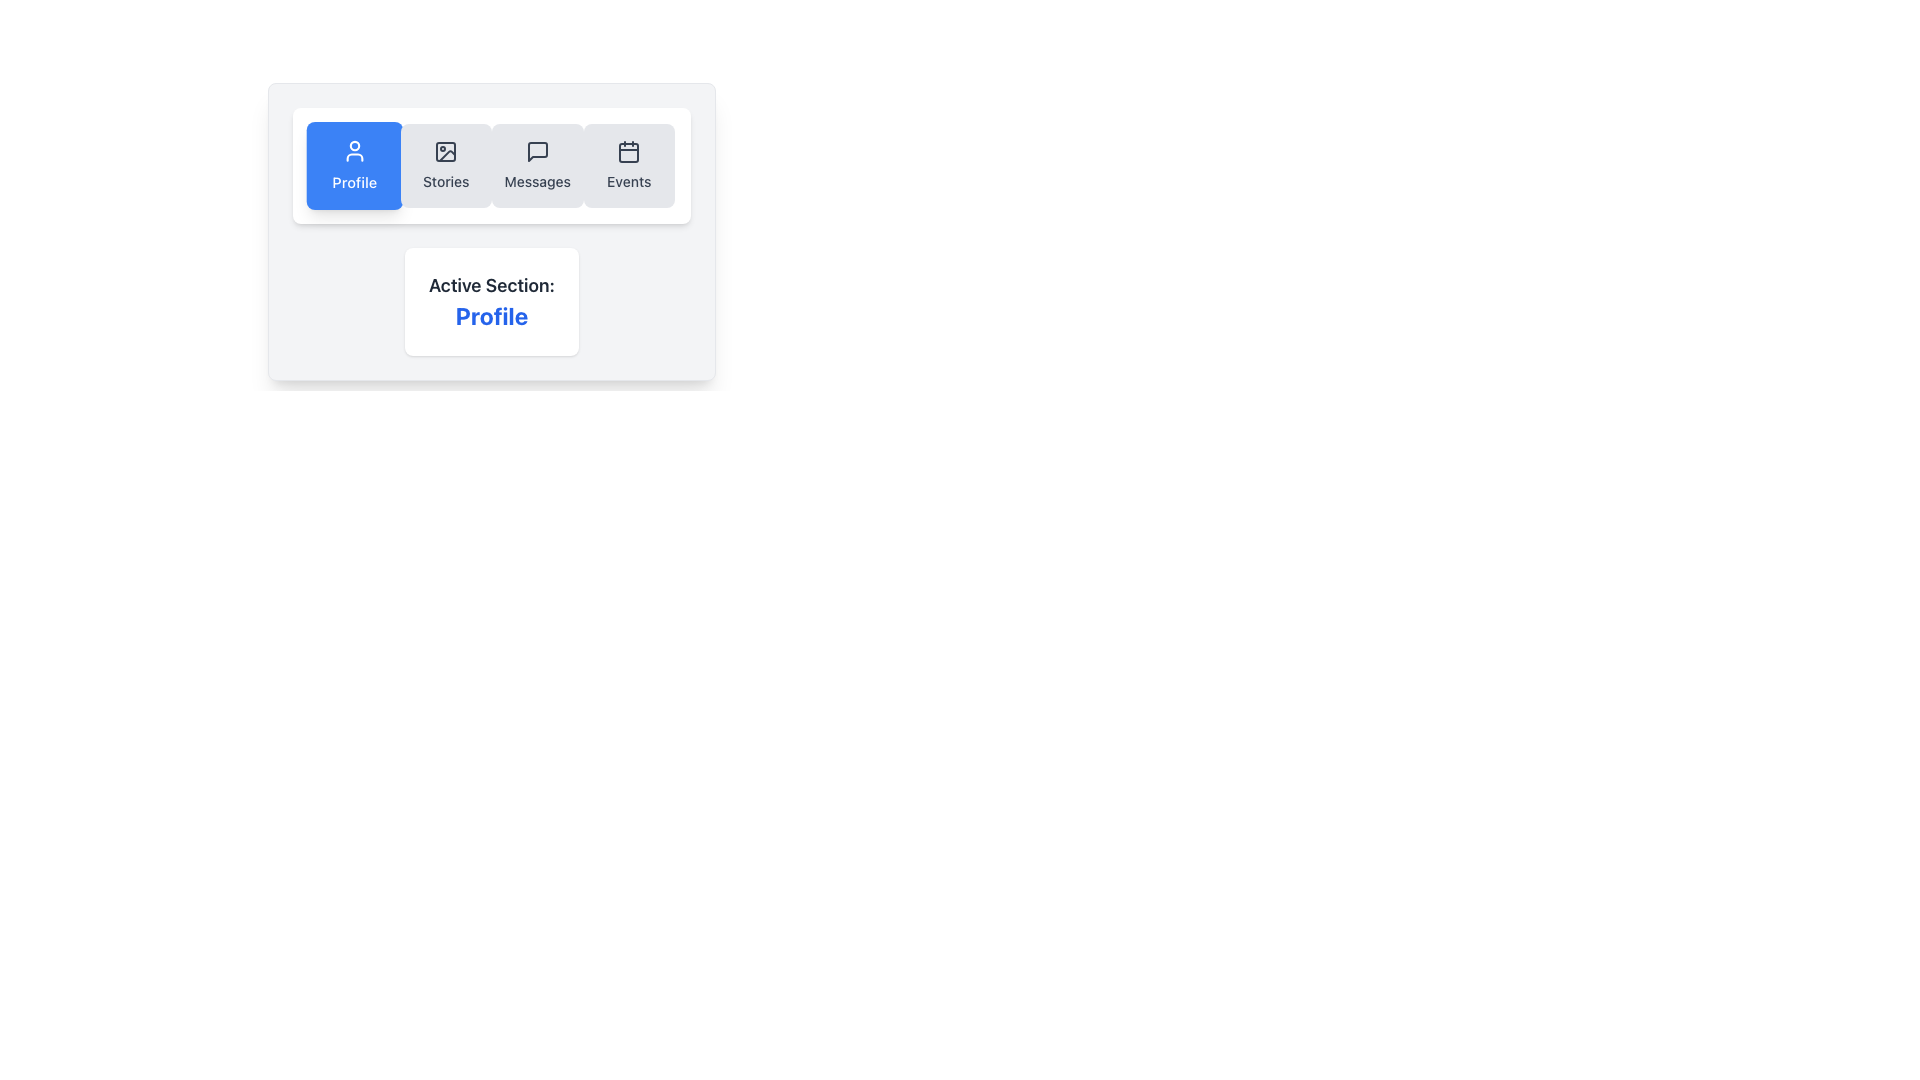 Image resolution: width=1920 pixels, height=1080 pixels. I want to click on the 'Events' button located on the far right of the navigation panel, so click(628, 164).